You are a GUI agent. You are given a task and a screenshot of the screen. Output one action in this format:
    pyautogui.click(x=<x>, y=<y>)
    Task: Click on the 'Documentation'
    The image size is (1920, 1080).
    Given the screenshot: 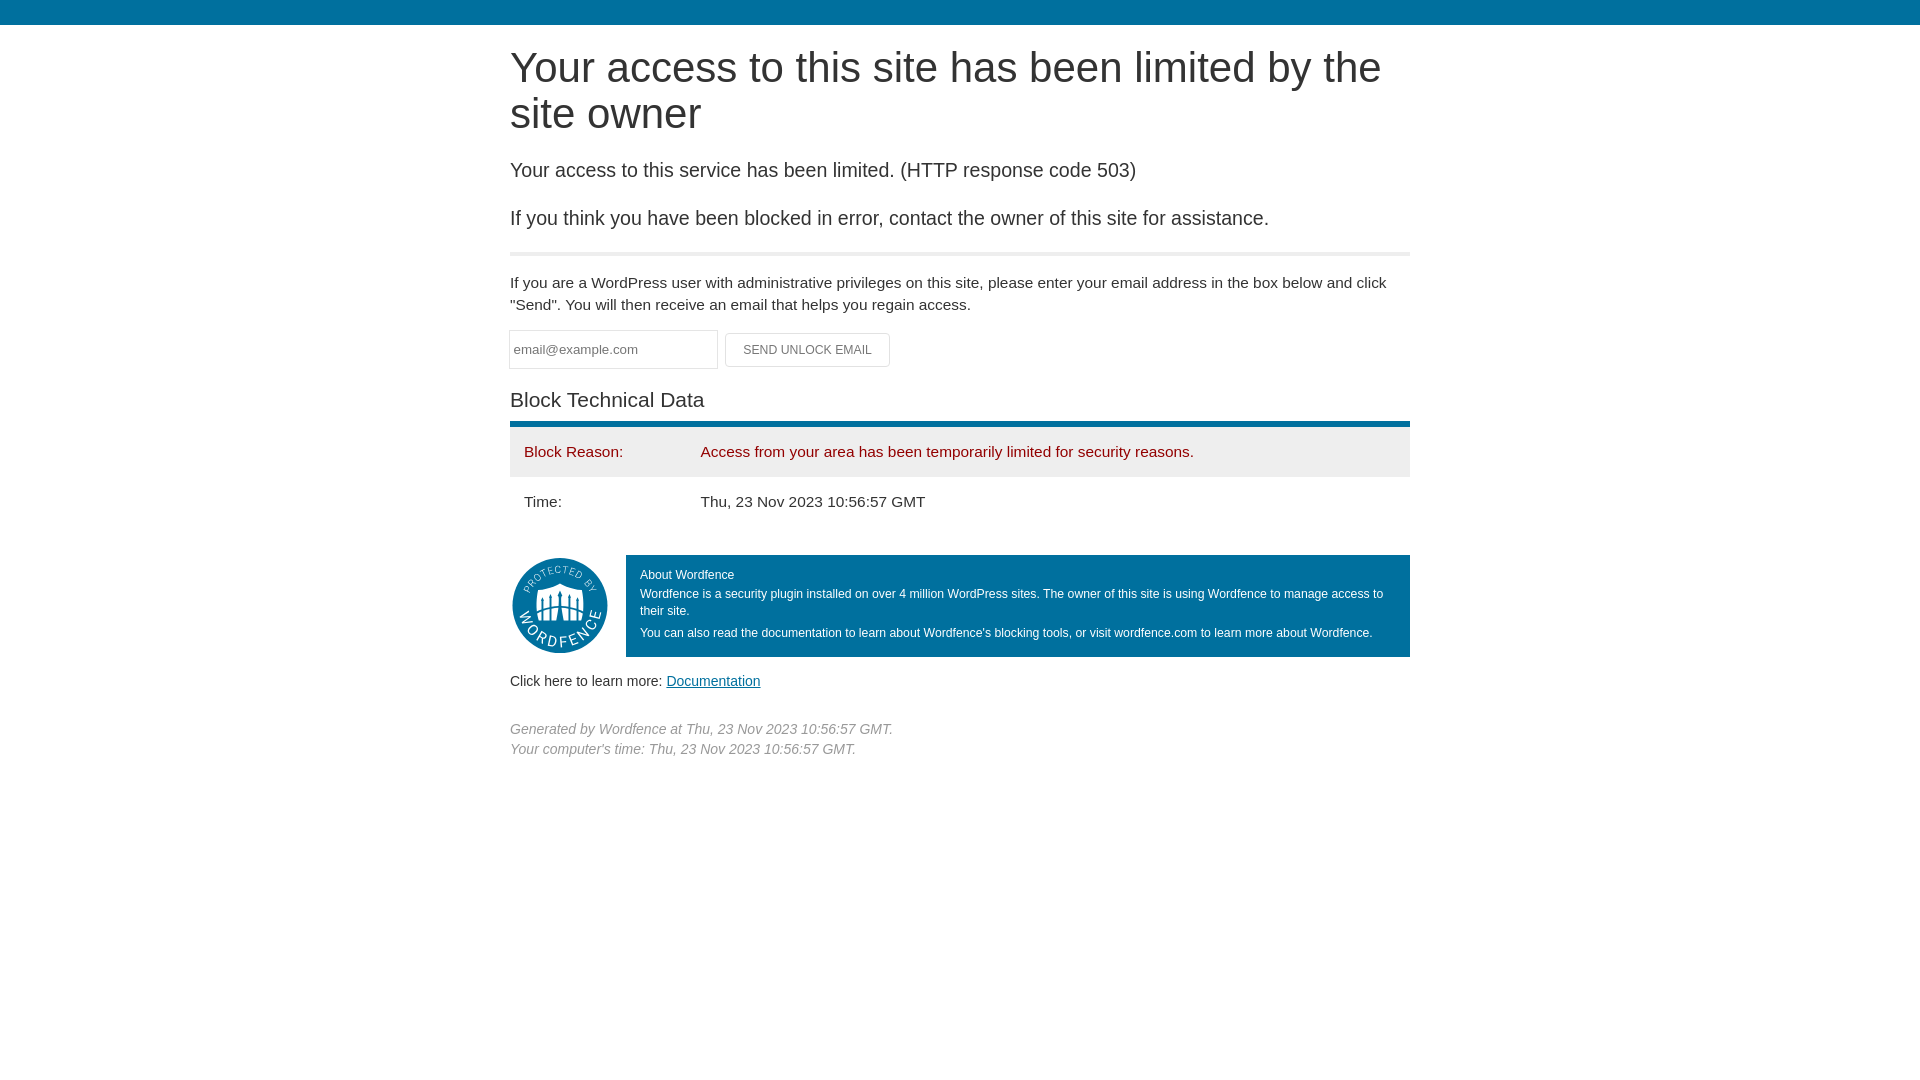 What is the action you would take?
    pyautogui.click(x=713, y=680)
    